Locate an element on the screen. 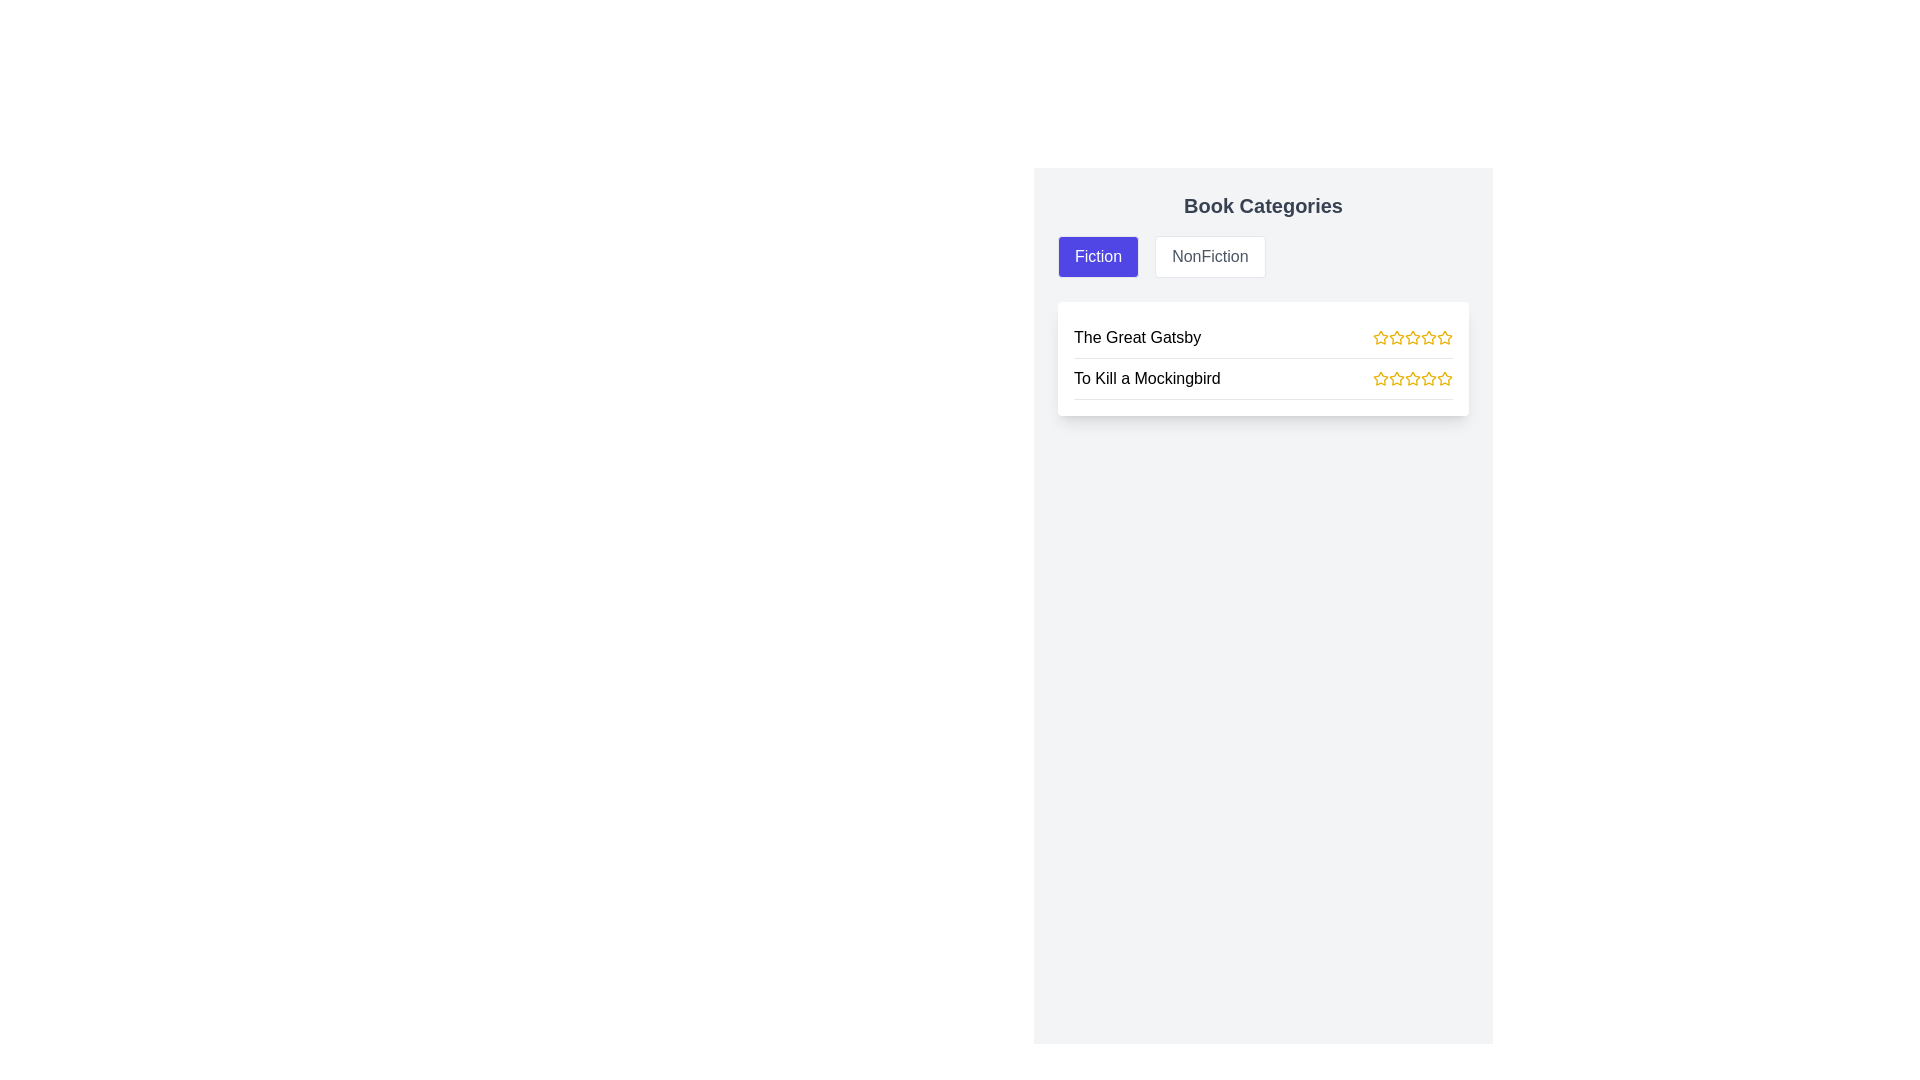 This screenshot has width=1920, height=1080. the second yellow star icon with a hollow center in the row of rating stars next to the book 'To Kill a Mockingbird' is located at coordinates (1395, 378).